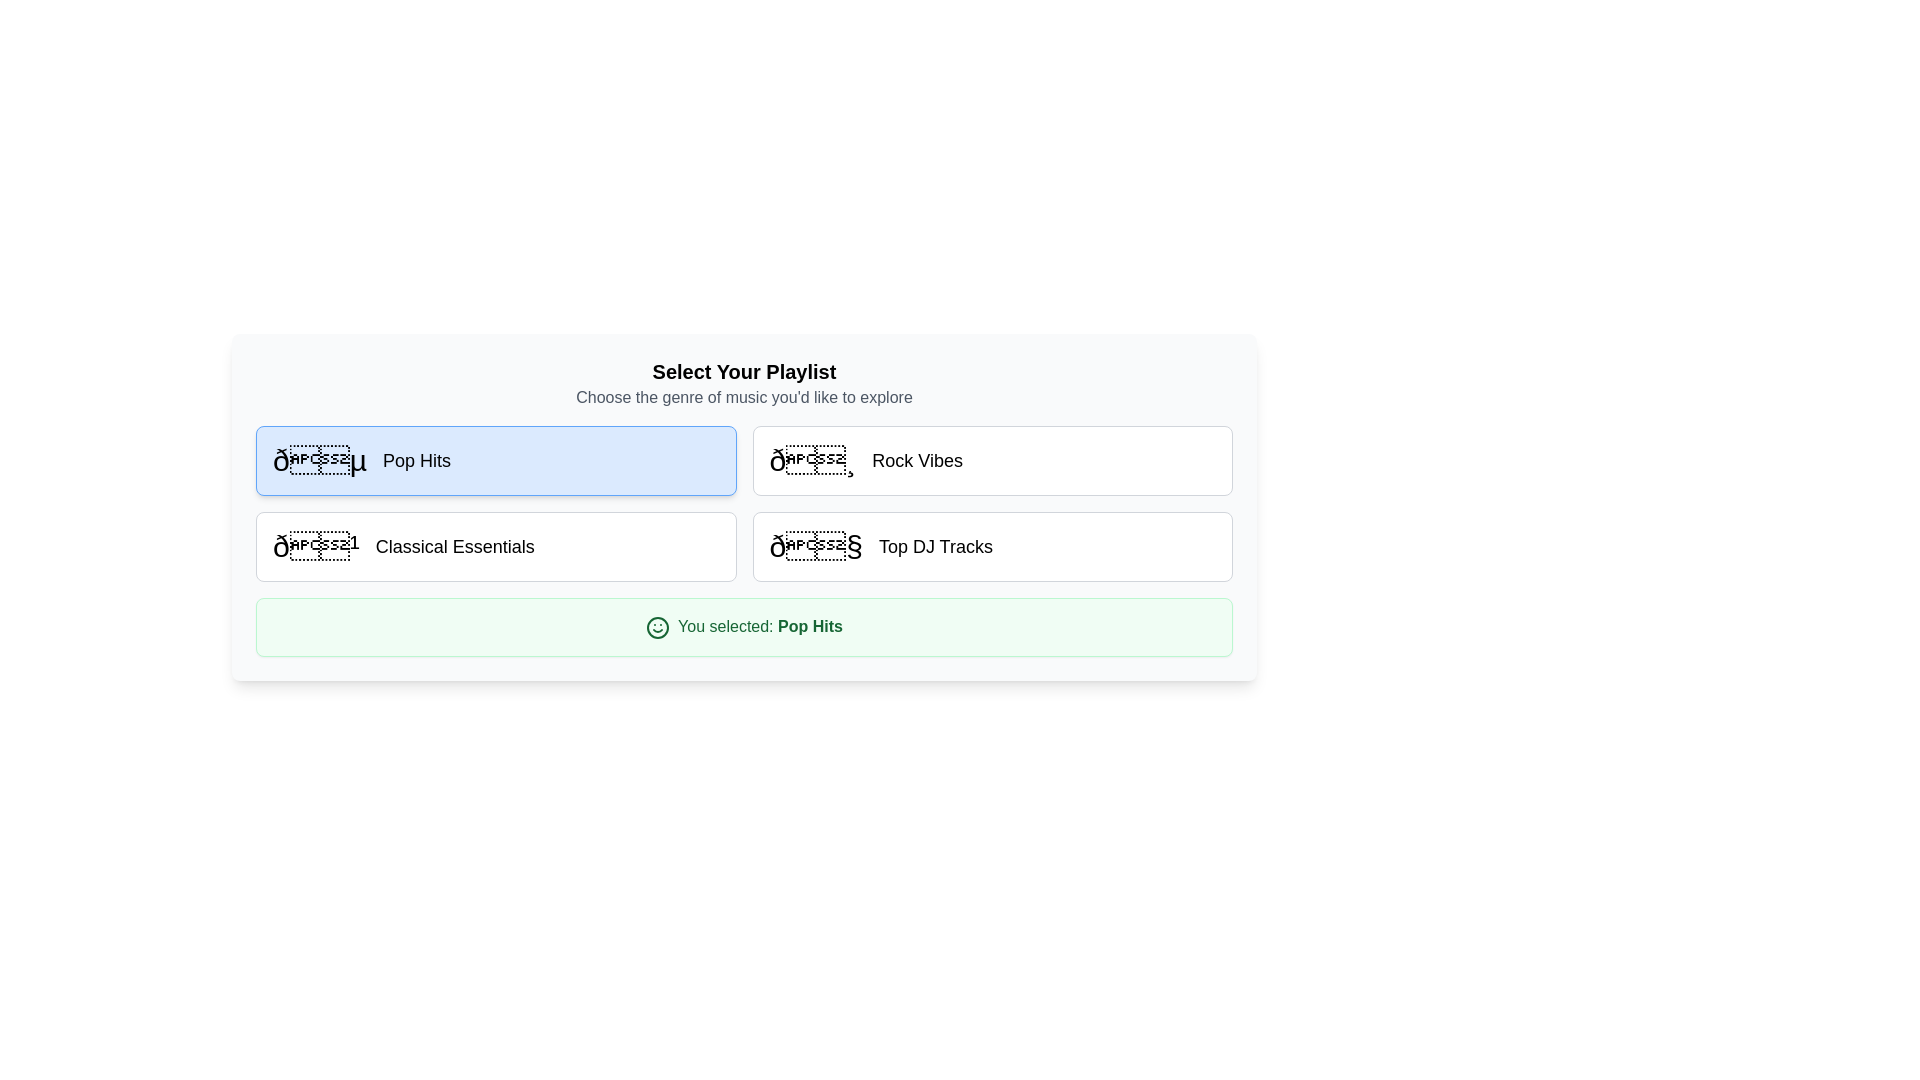 This screenshot has height=1080, width=1920. I want to click on text label that reads 'Classical Essentials', which is prominently styled in a larger font and bold weight, located in the second row of the left column, next to a musical note icon, so click(454, 547).